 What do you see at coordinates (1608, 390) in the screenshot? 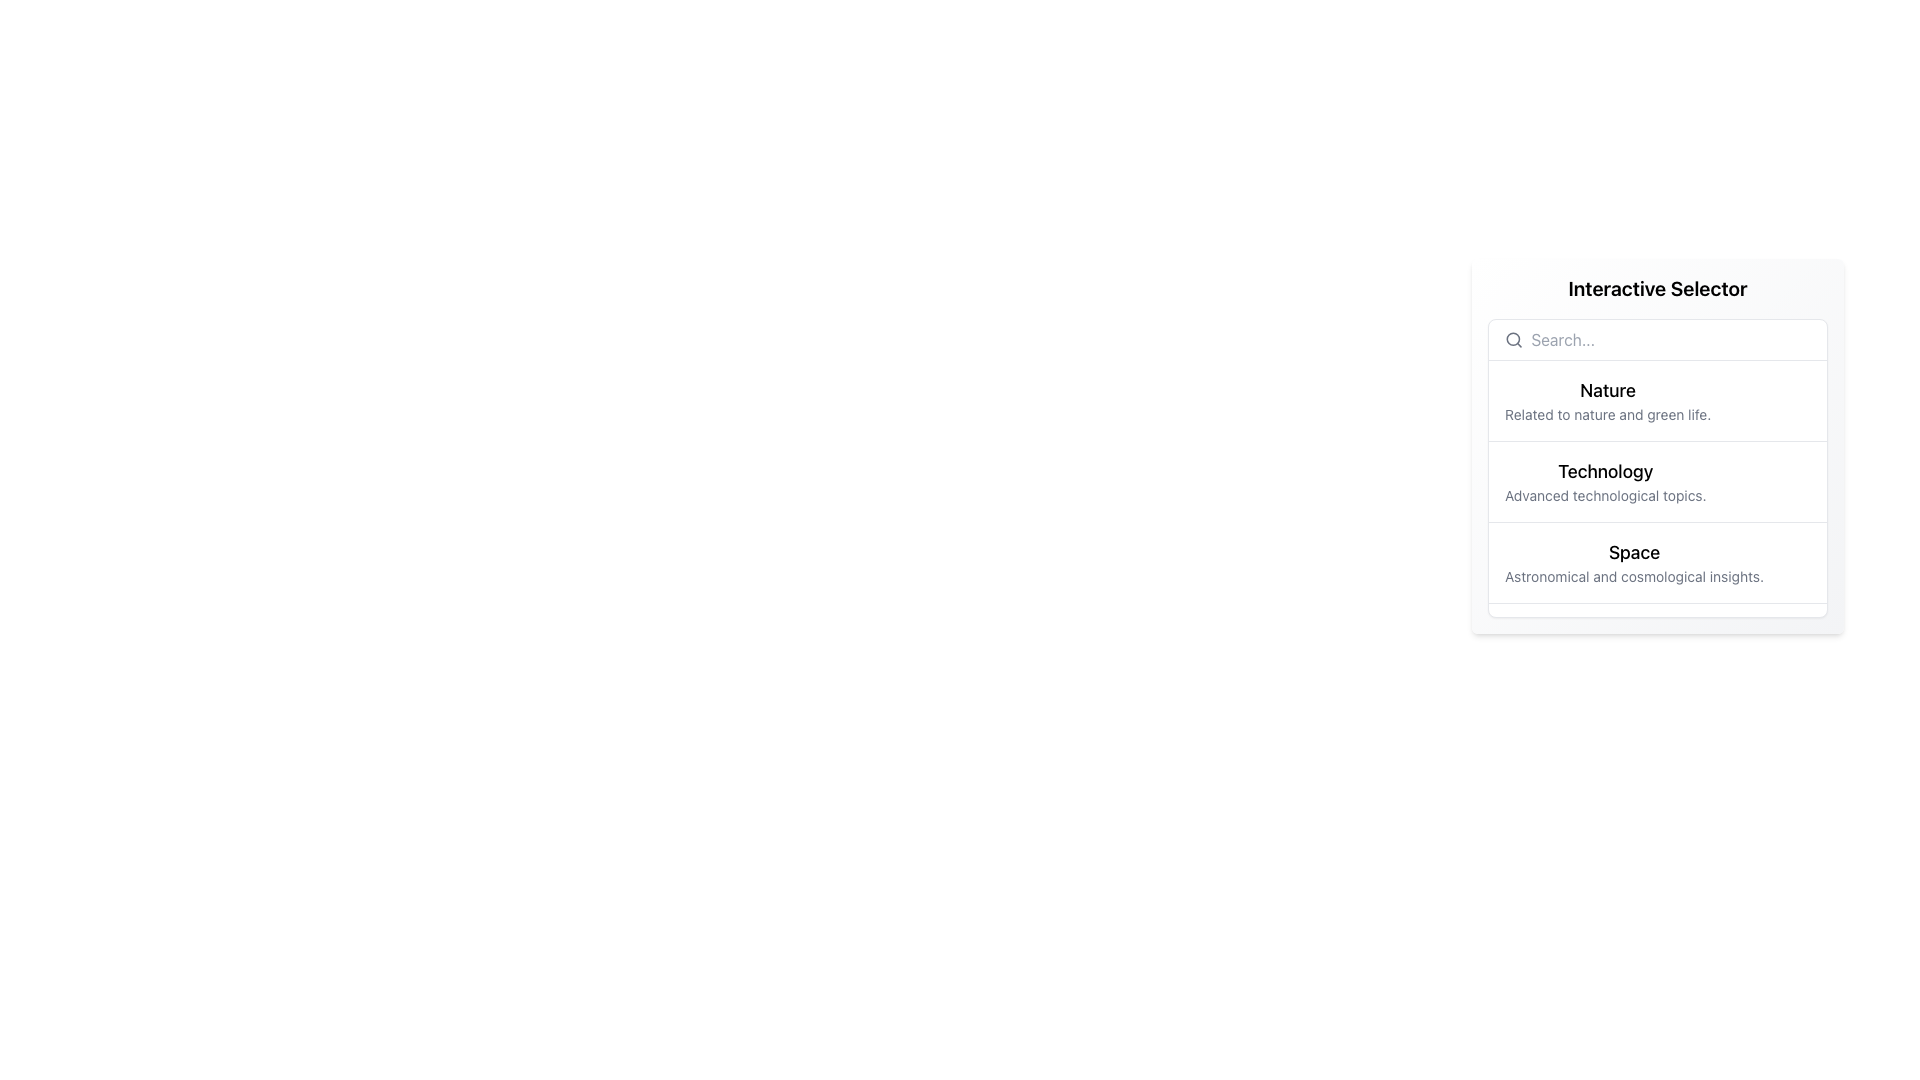
I see `the bold header text 'Nature' located in the top-right quadrant of the interface for additional actions or information` at bounding box center [1608, 390].